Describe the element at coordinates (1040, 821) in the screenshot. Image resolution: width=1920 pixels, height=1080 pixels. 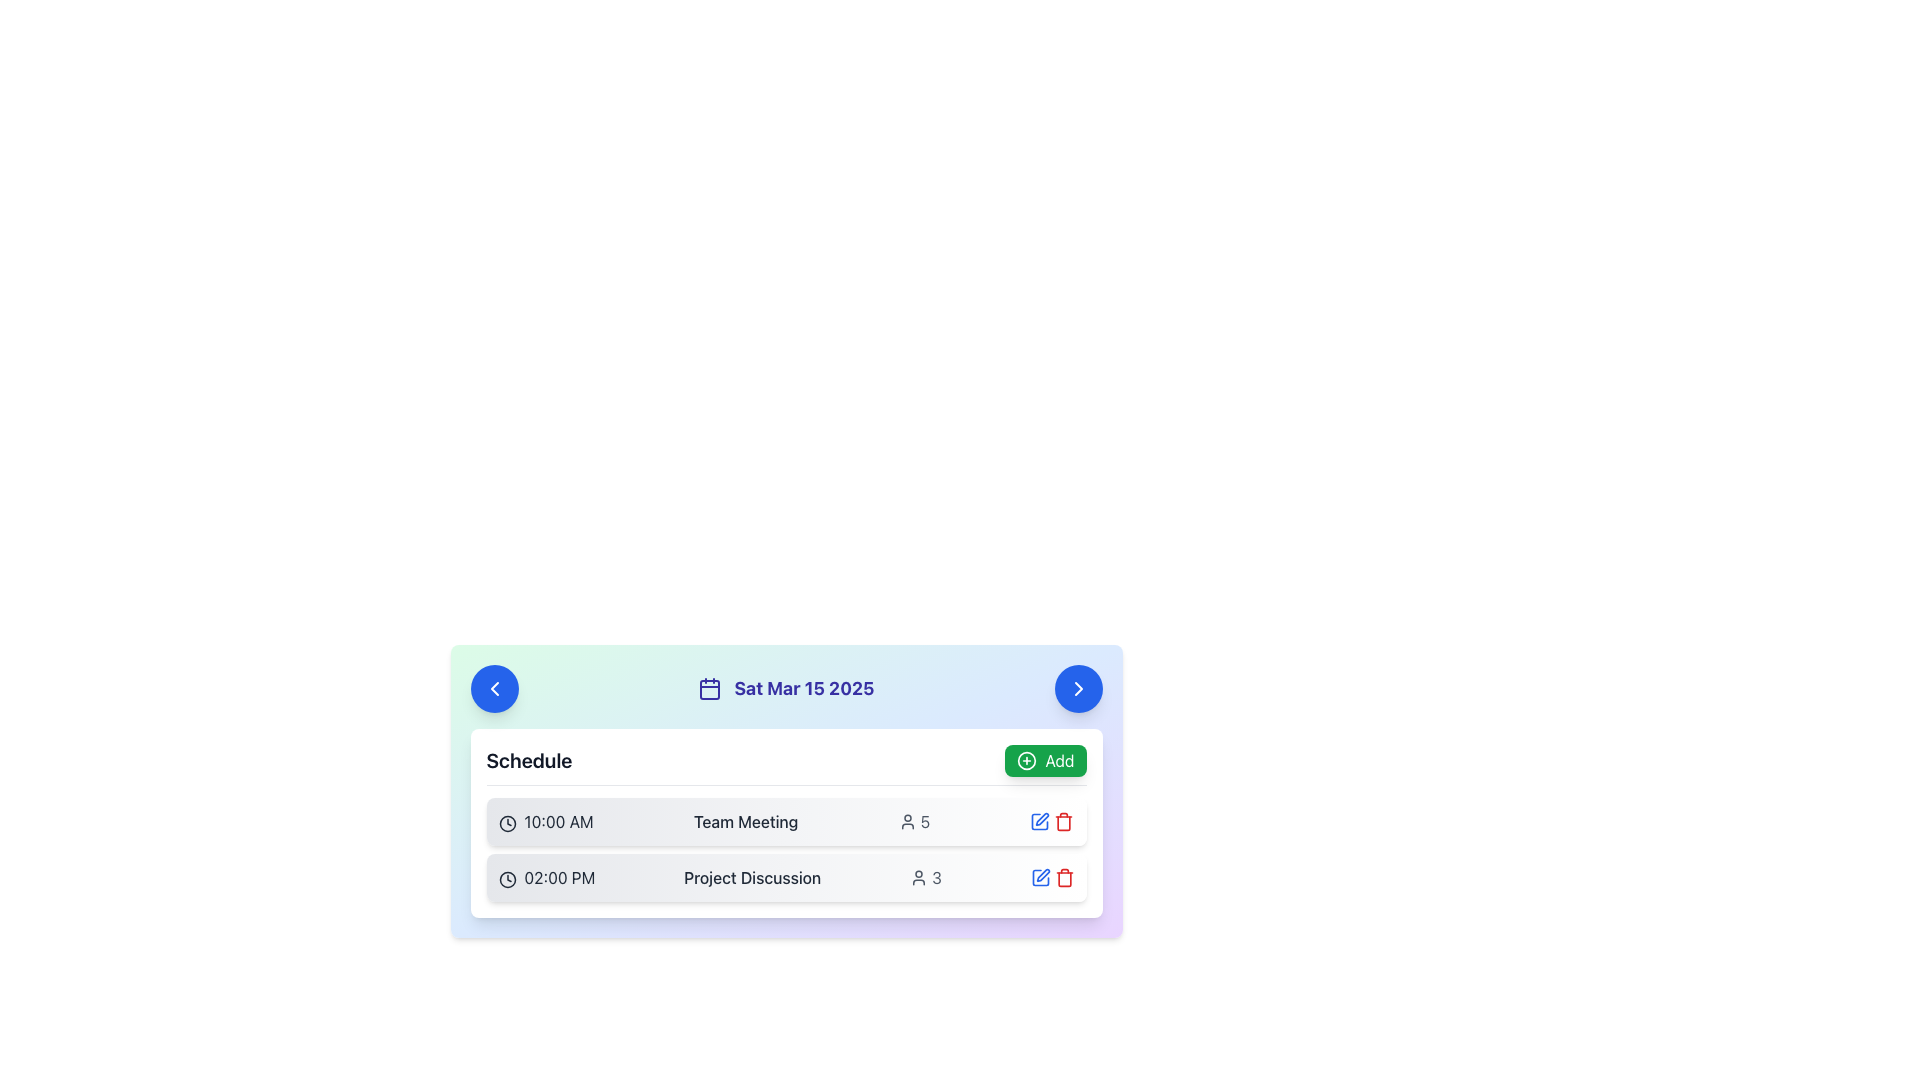
I see `the edit button located to the right of the 'Team Meeting' text to initiate the edit process for that schedule entry` at that location.